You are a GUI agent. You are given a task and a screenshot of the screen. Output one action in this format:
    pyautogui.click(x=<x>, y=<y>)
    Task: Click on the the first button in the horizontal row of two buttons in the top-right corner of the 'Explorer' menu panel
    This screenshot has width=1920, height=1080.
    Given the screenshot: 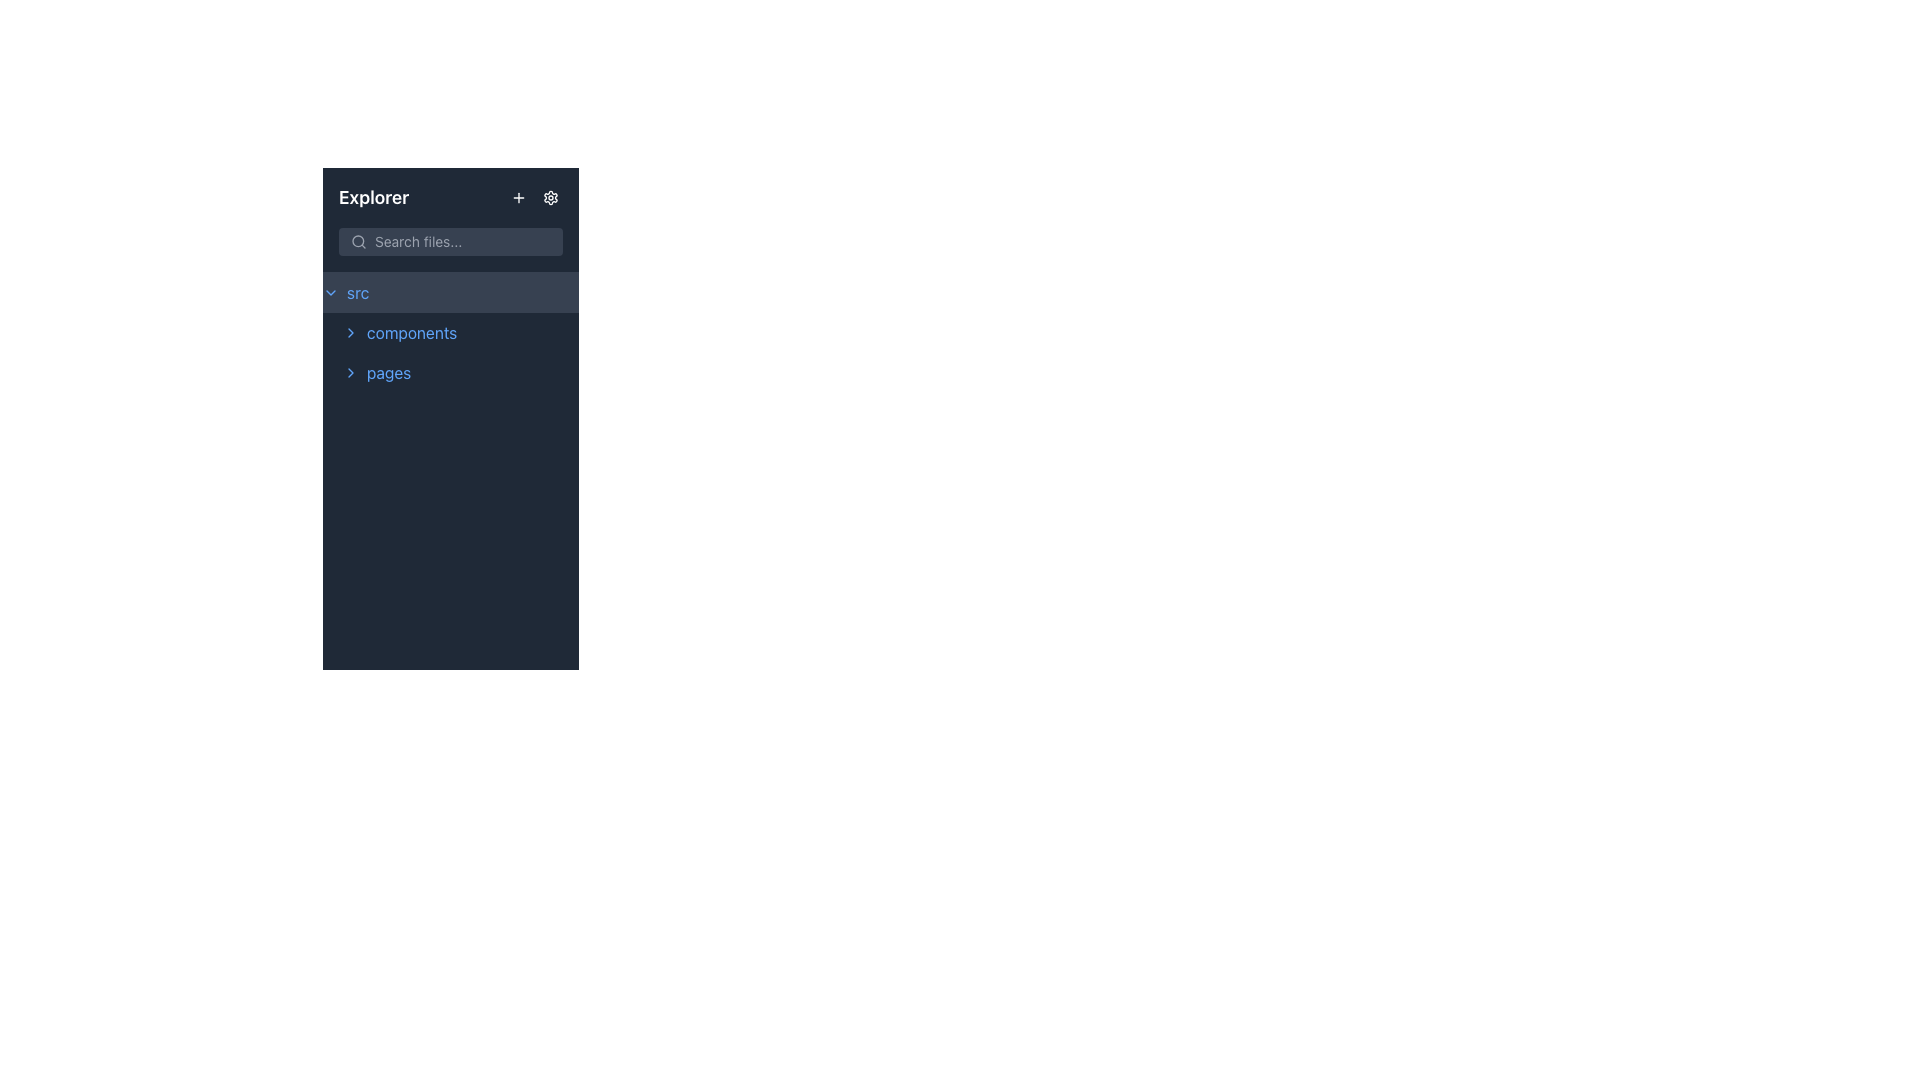 What is the action you would take?
    pyautogui.click(x=518, y=197)
    